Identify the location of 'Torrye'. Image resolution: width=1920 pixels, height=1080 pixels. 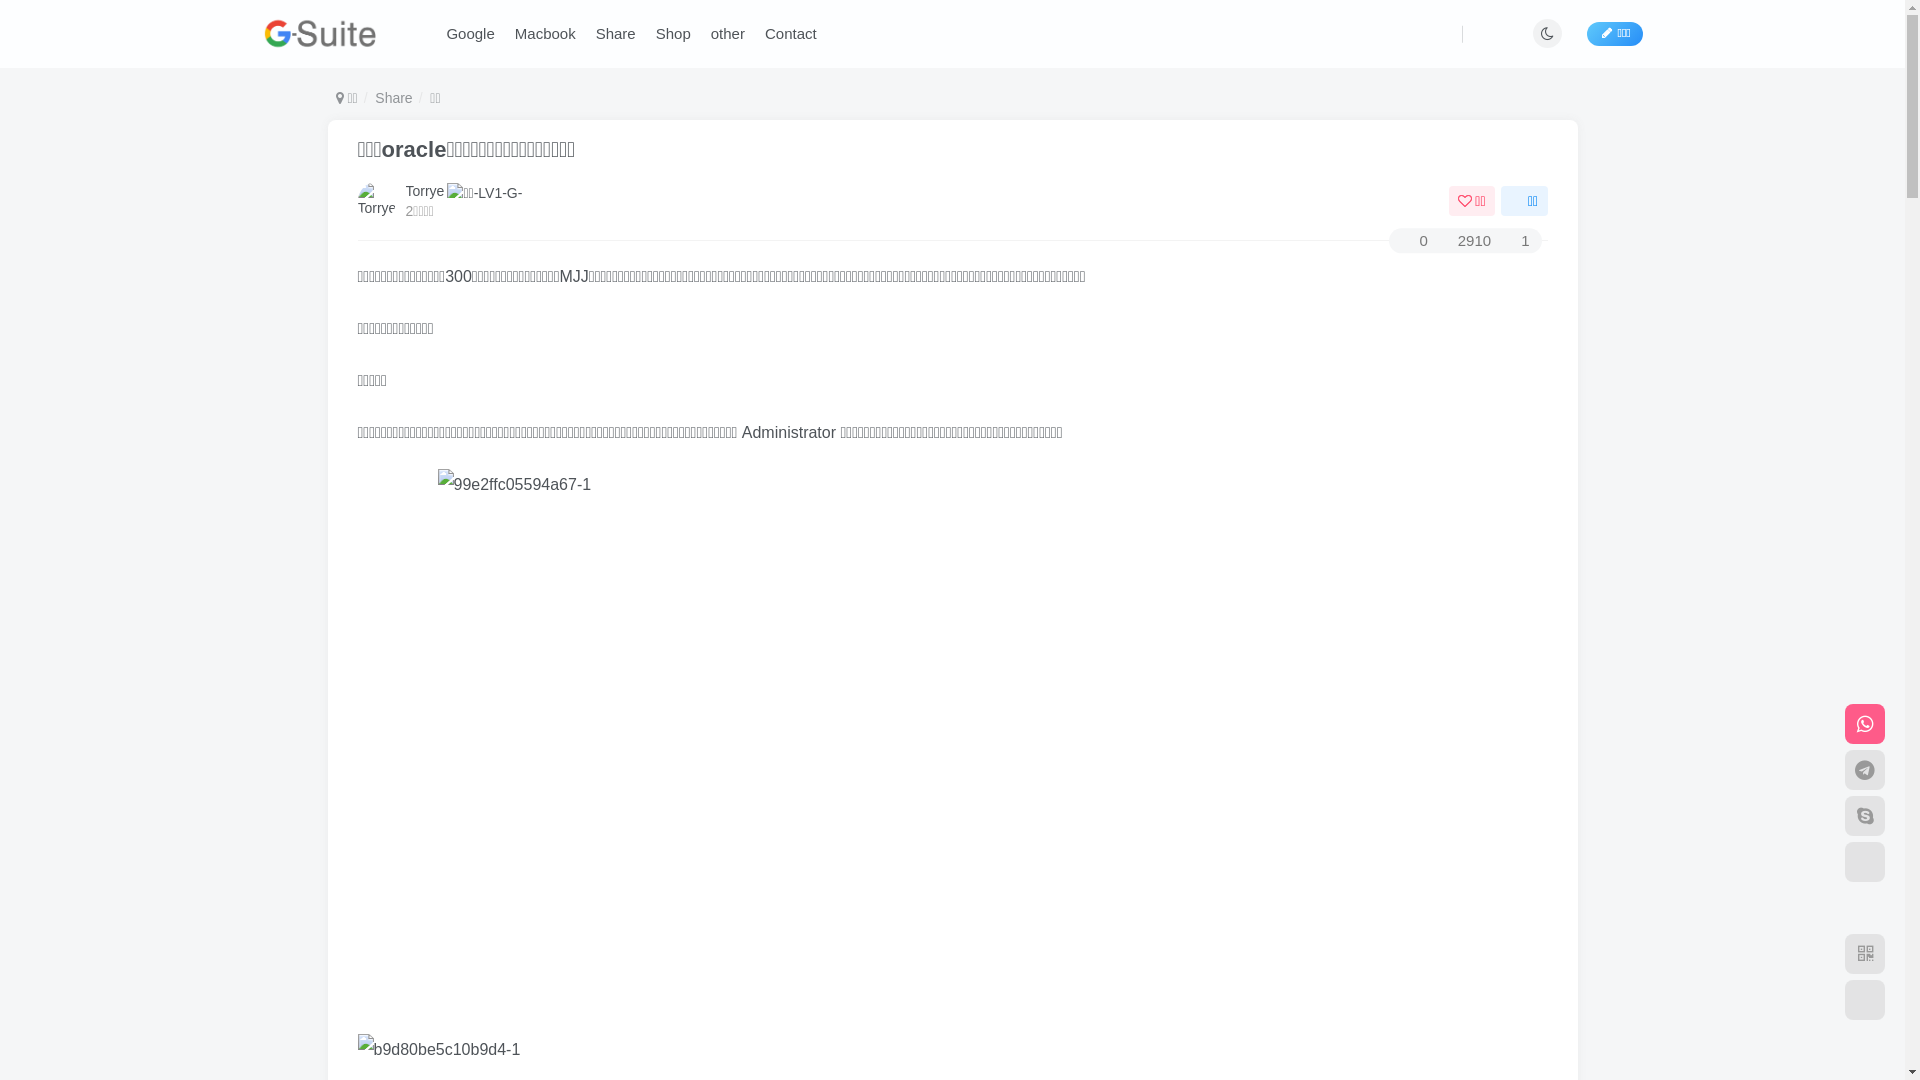
(424, 191).